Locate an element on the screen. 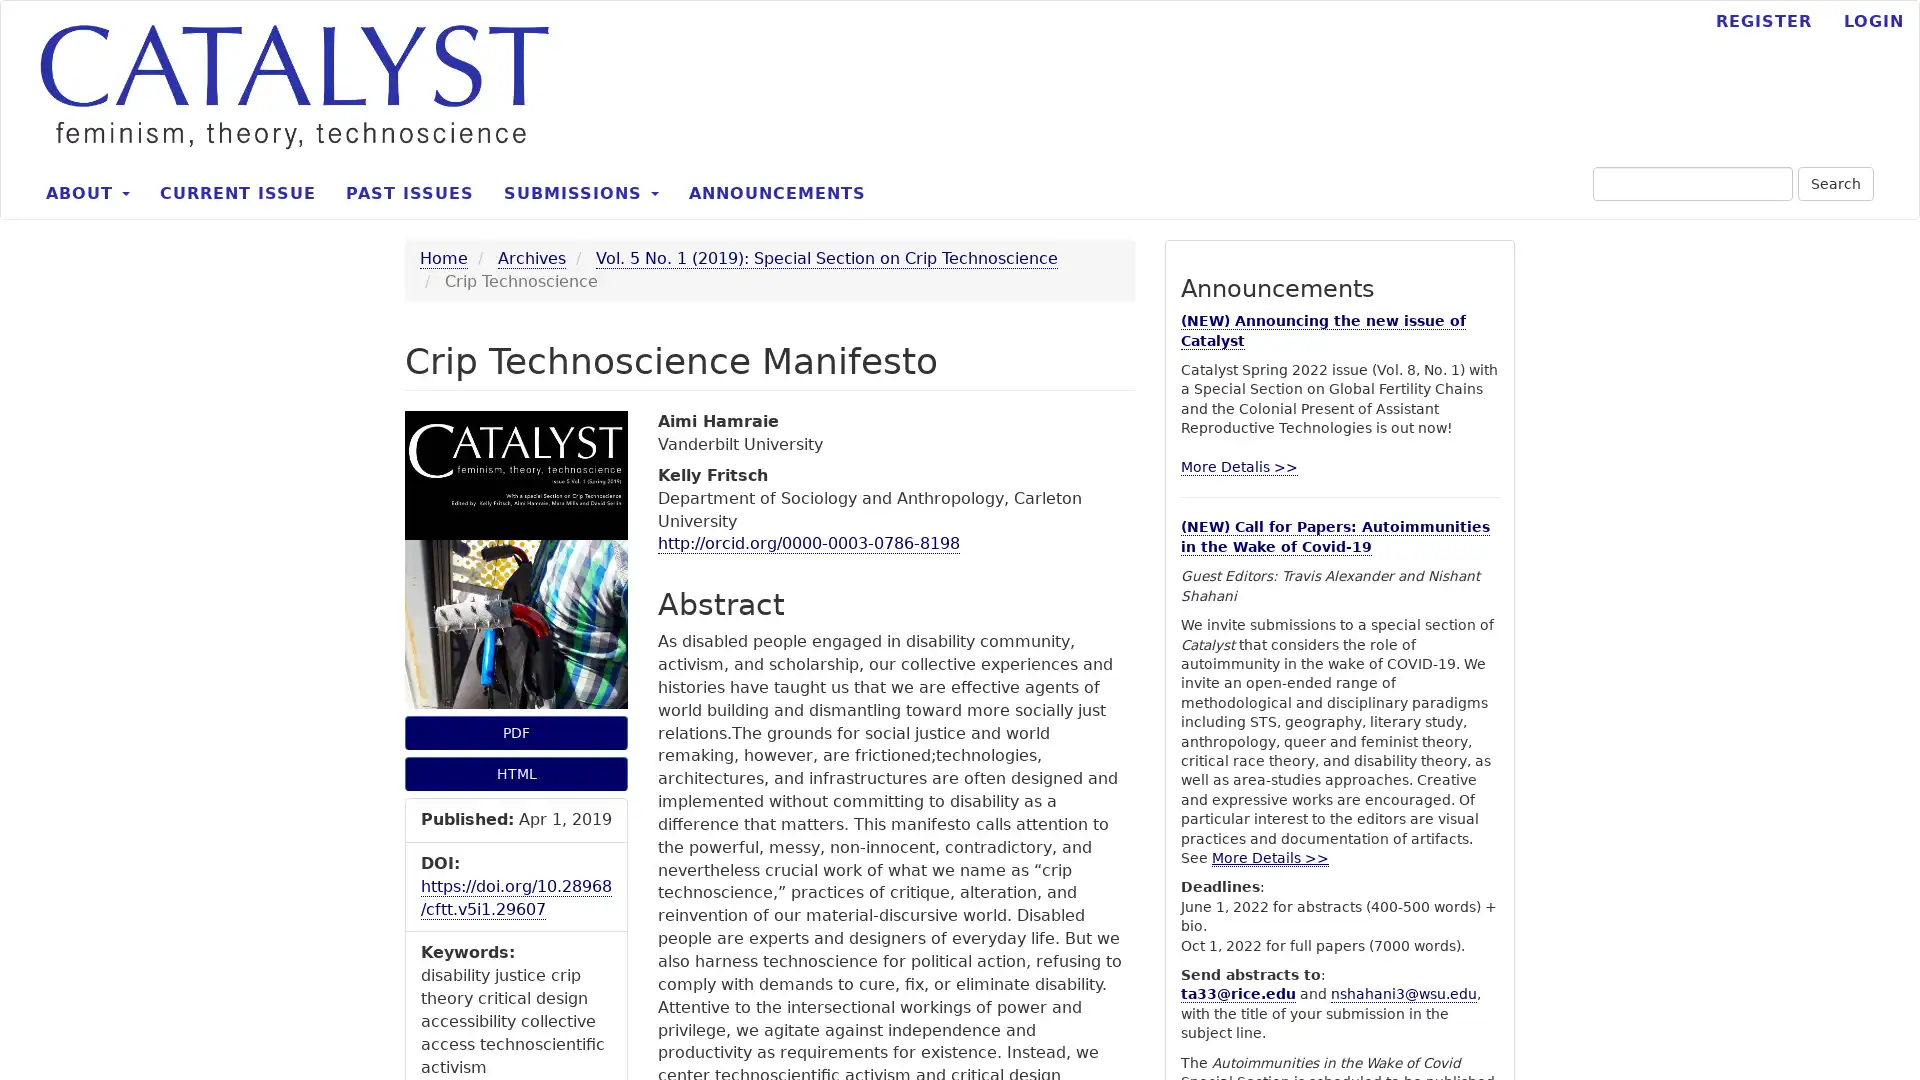 This screenshot has height=1080, width=1920. PDF is located at coordinates (516, 732).